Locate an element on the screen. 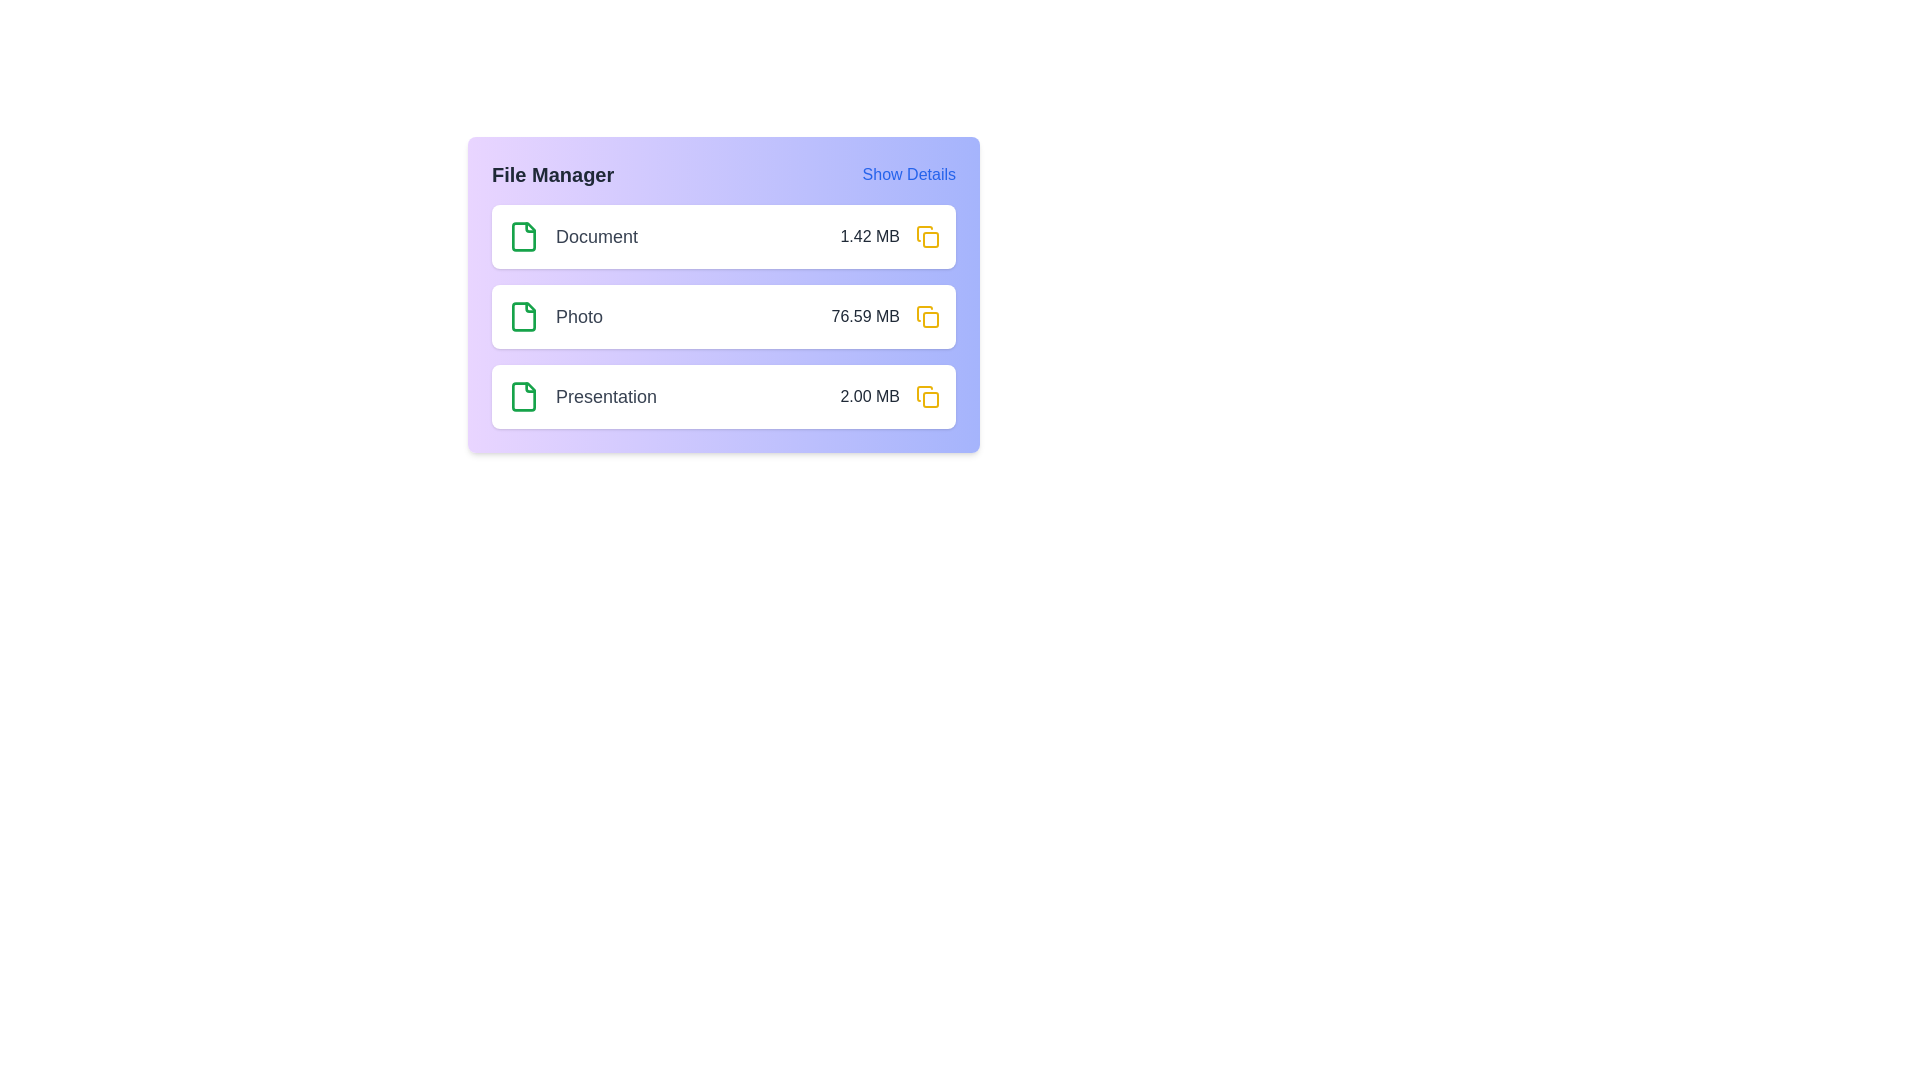 The height and width of the screenshot is (1080, 1920). the icon component indicating a copy or duplicate action, located in the third list item adjacent to the '2.00 MB' text related to the 'Presentation' file is located at coordinates (930, 400).